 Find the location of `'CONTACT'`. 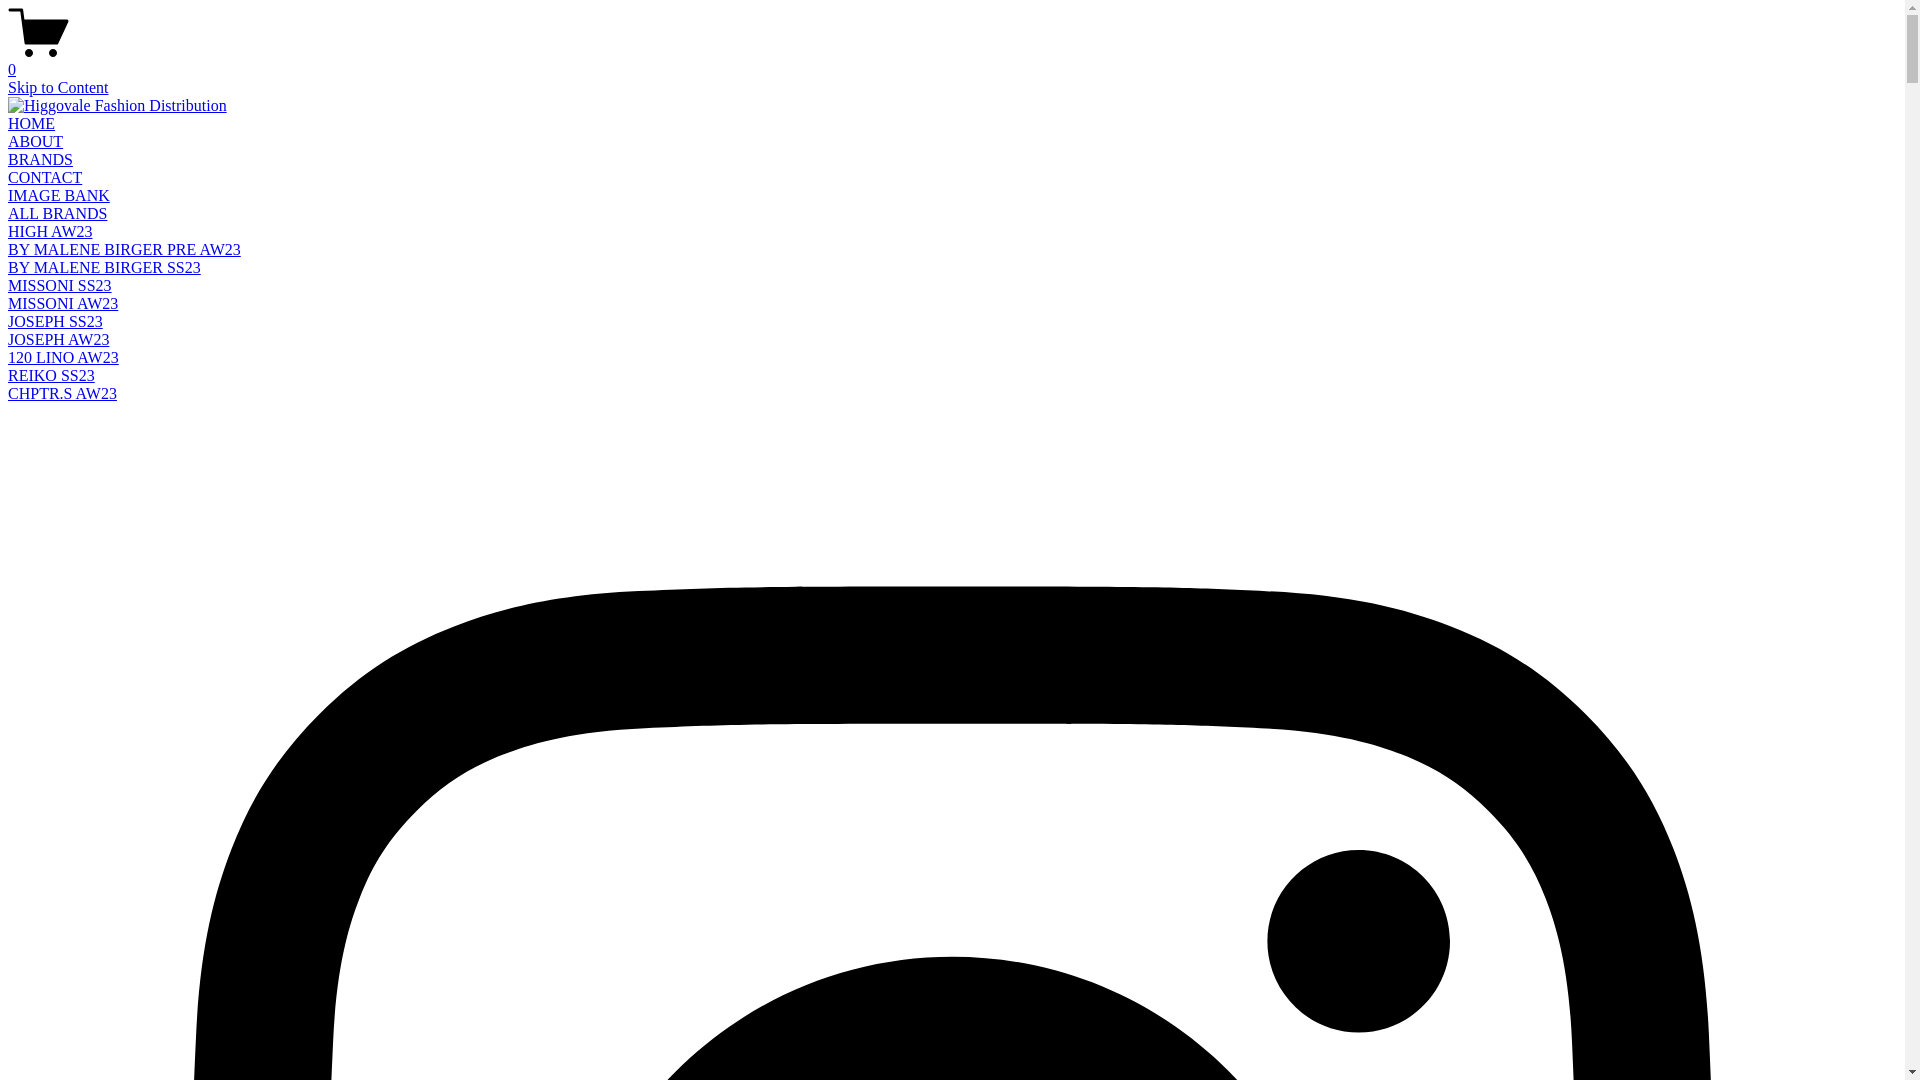

'CONTACT' is located at coordinates (44, 176).